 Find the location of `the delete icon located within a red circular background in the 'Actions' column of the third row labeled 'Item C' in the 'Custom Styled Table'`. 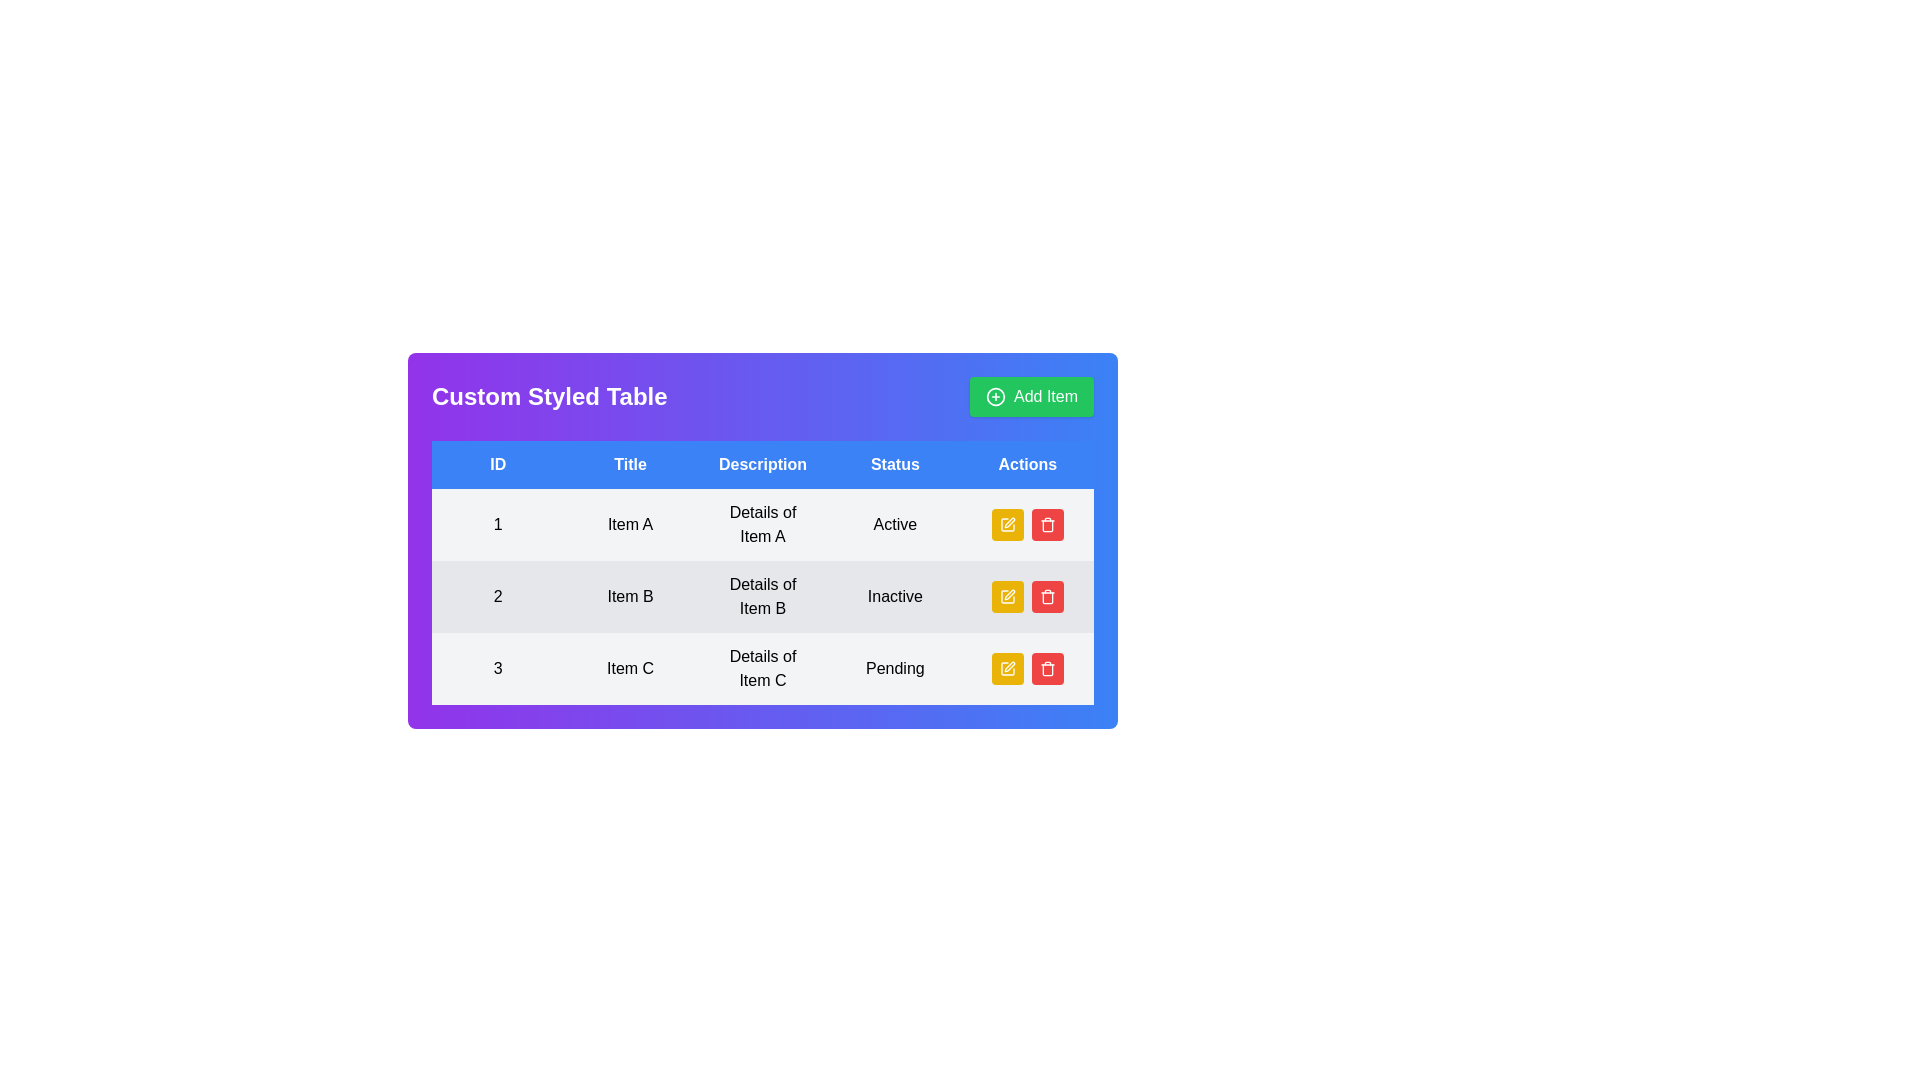

the delete icon located within a red circular background in the 'Actions' column of the third row labeled 'Item C' in the 'Custom Styled Table' is located at coordinates (1046, 668).